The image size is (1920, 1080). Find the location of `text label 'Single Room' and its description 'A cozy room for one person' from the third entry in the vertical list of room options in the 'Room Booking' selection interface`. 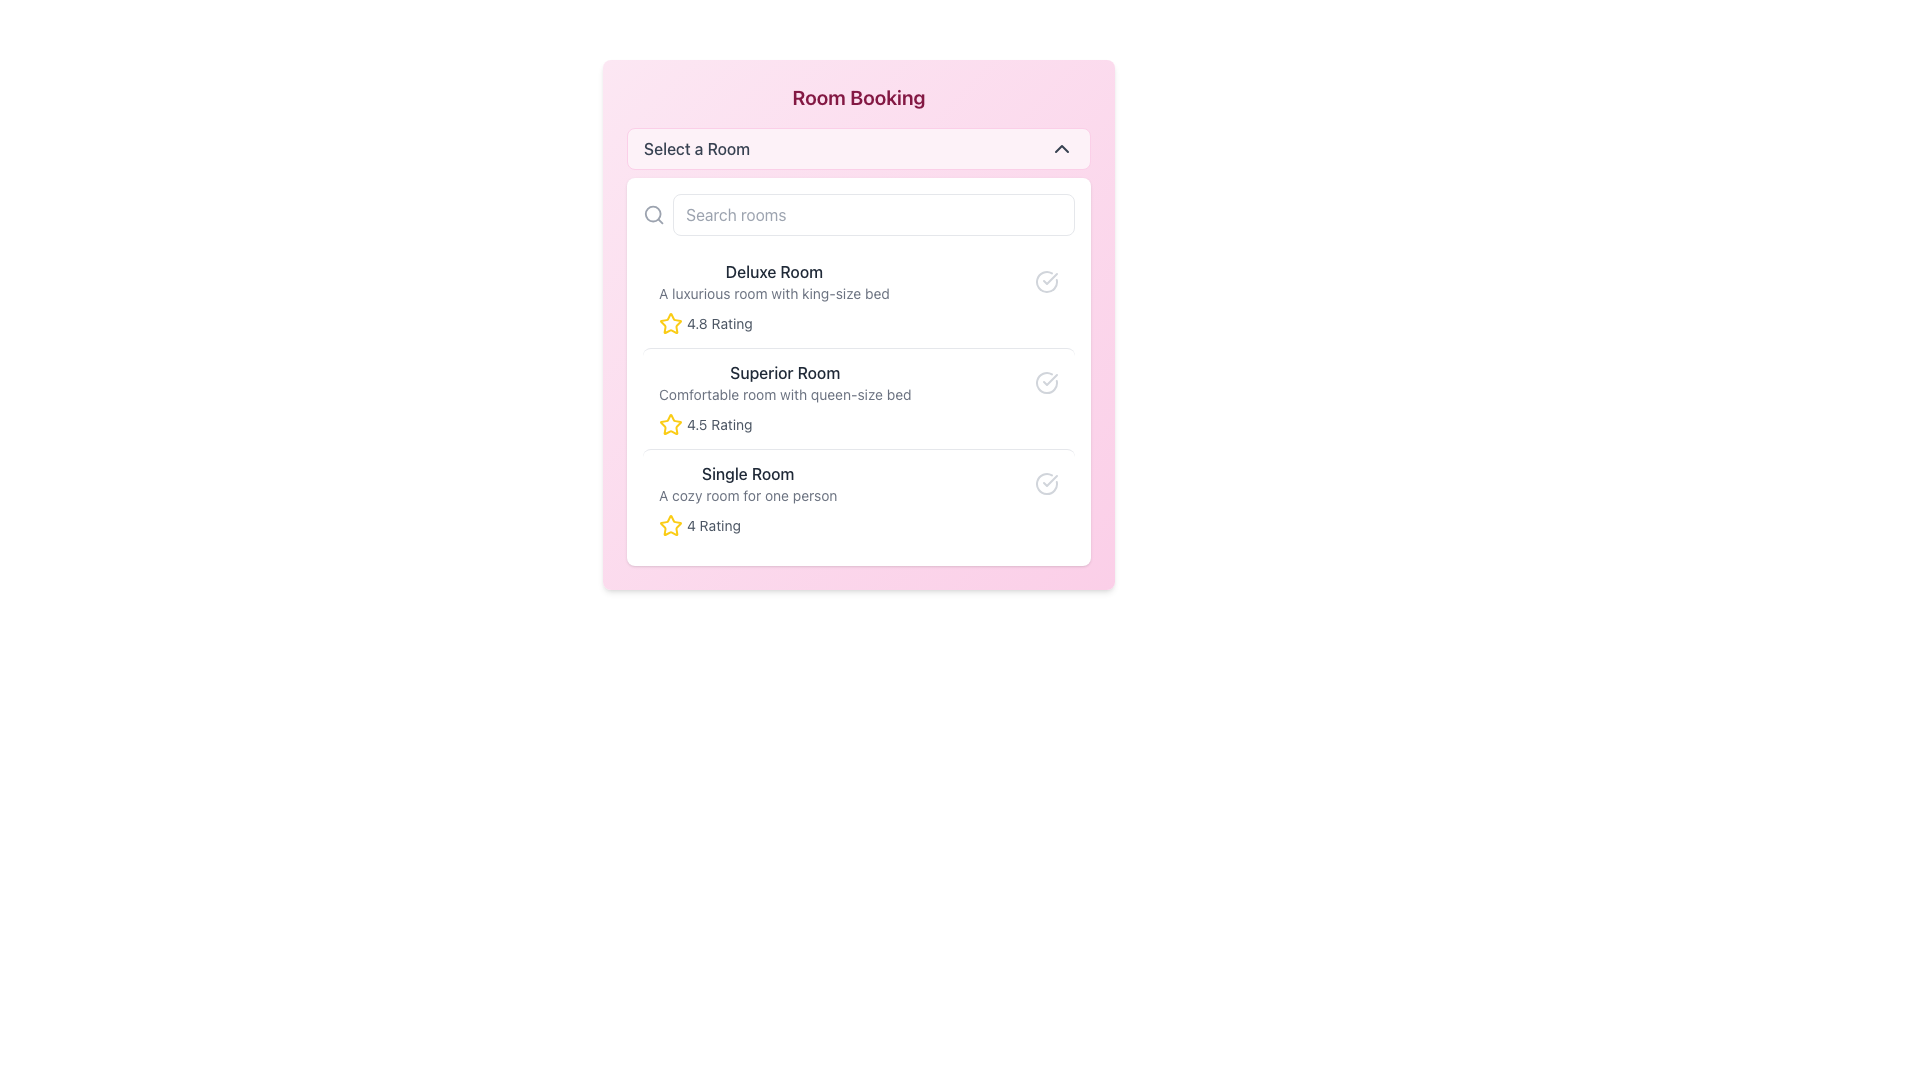

text label 'Single Room' and its description 'A cozy room for one person' from the third entry in the vertical list of room options in the 'Room Booking' selection interface is located at coordinates (747, 483).